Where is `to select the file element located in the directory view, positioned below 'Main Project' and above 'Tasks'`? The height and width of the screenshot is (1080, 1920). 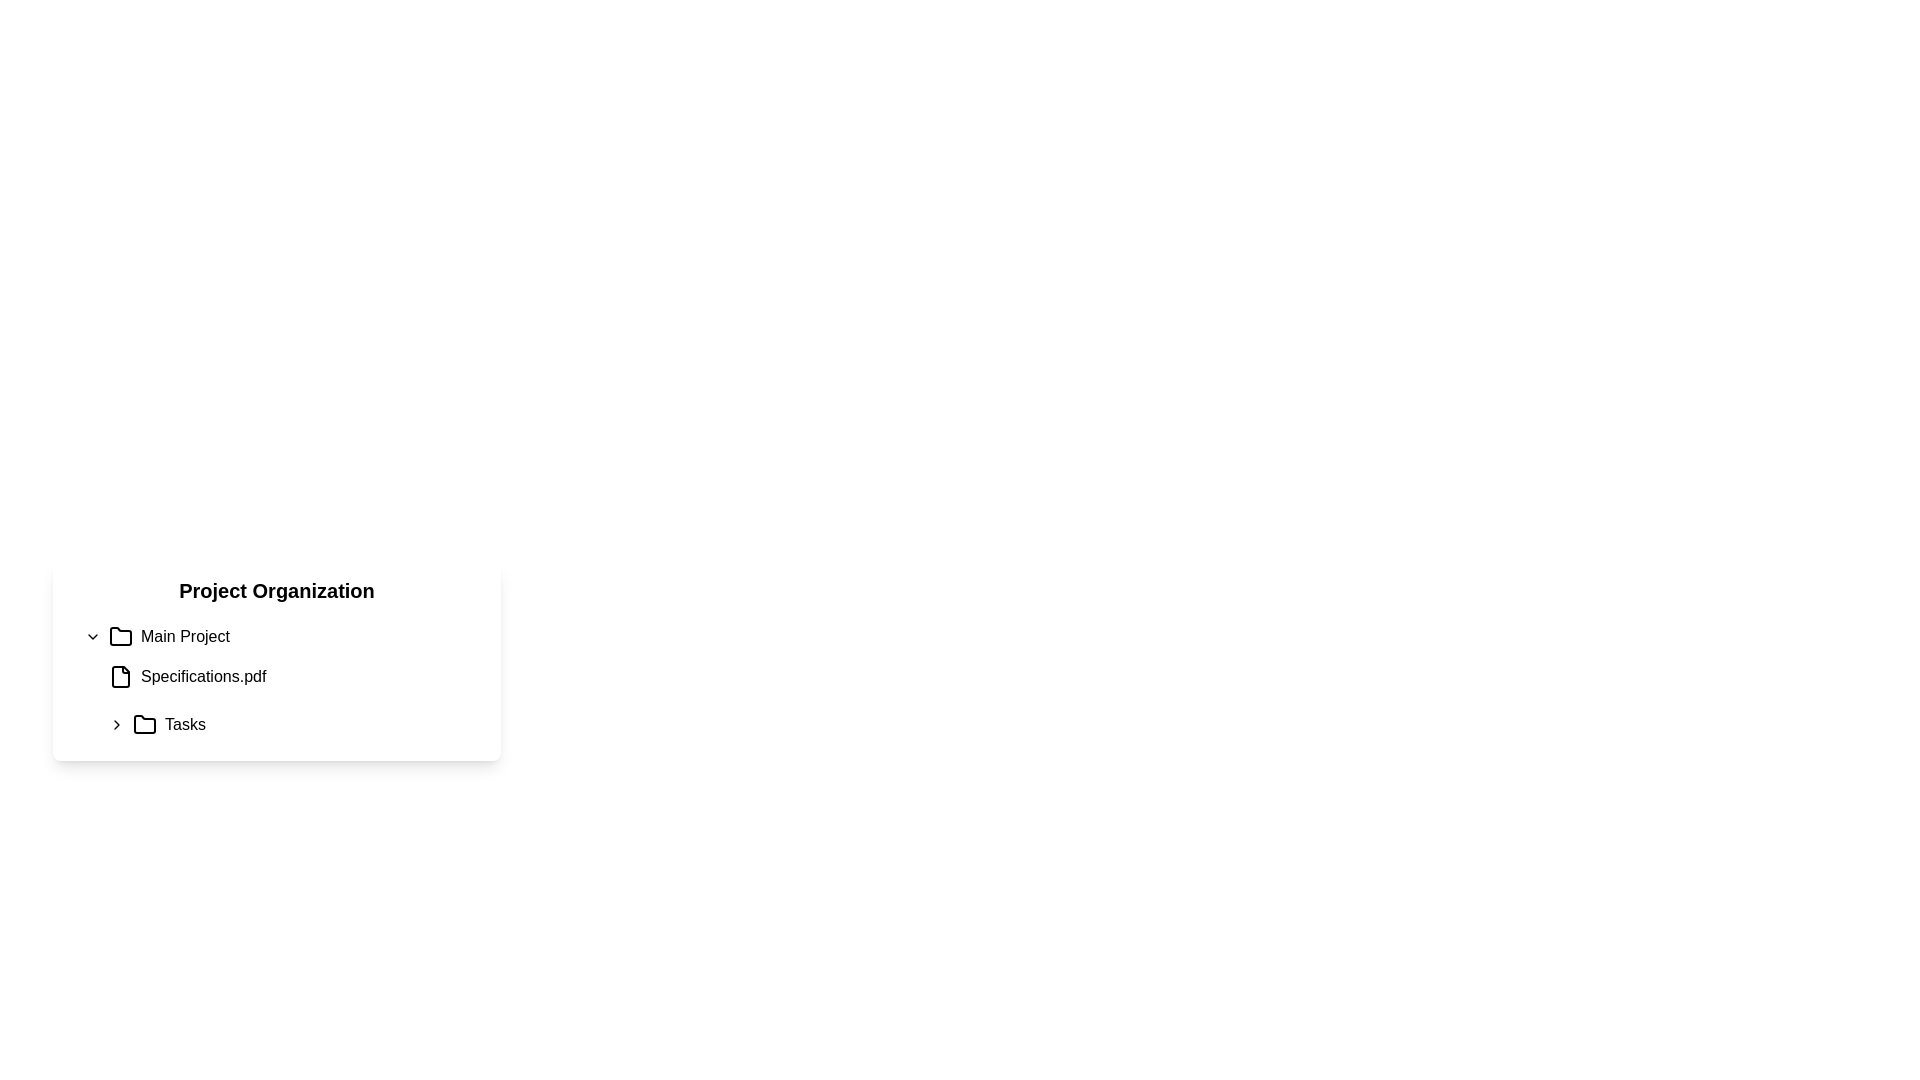
to select the file element located in the directory view, positioned below 'Main Project' and above 'Tasks' is located at coordinates (280, 680).